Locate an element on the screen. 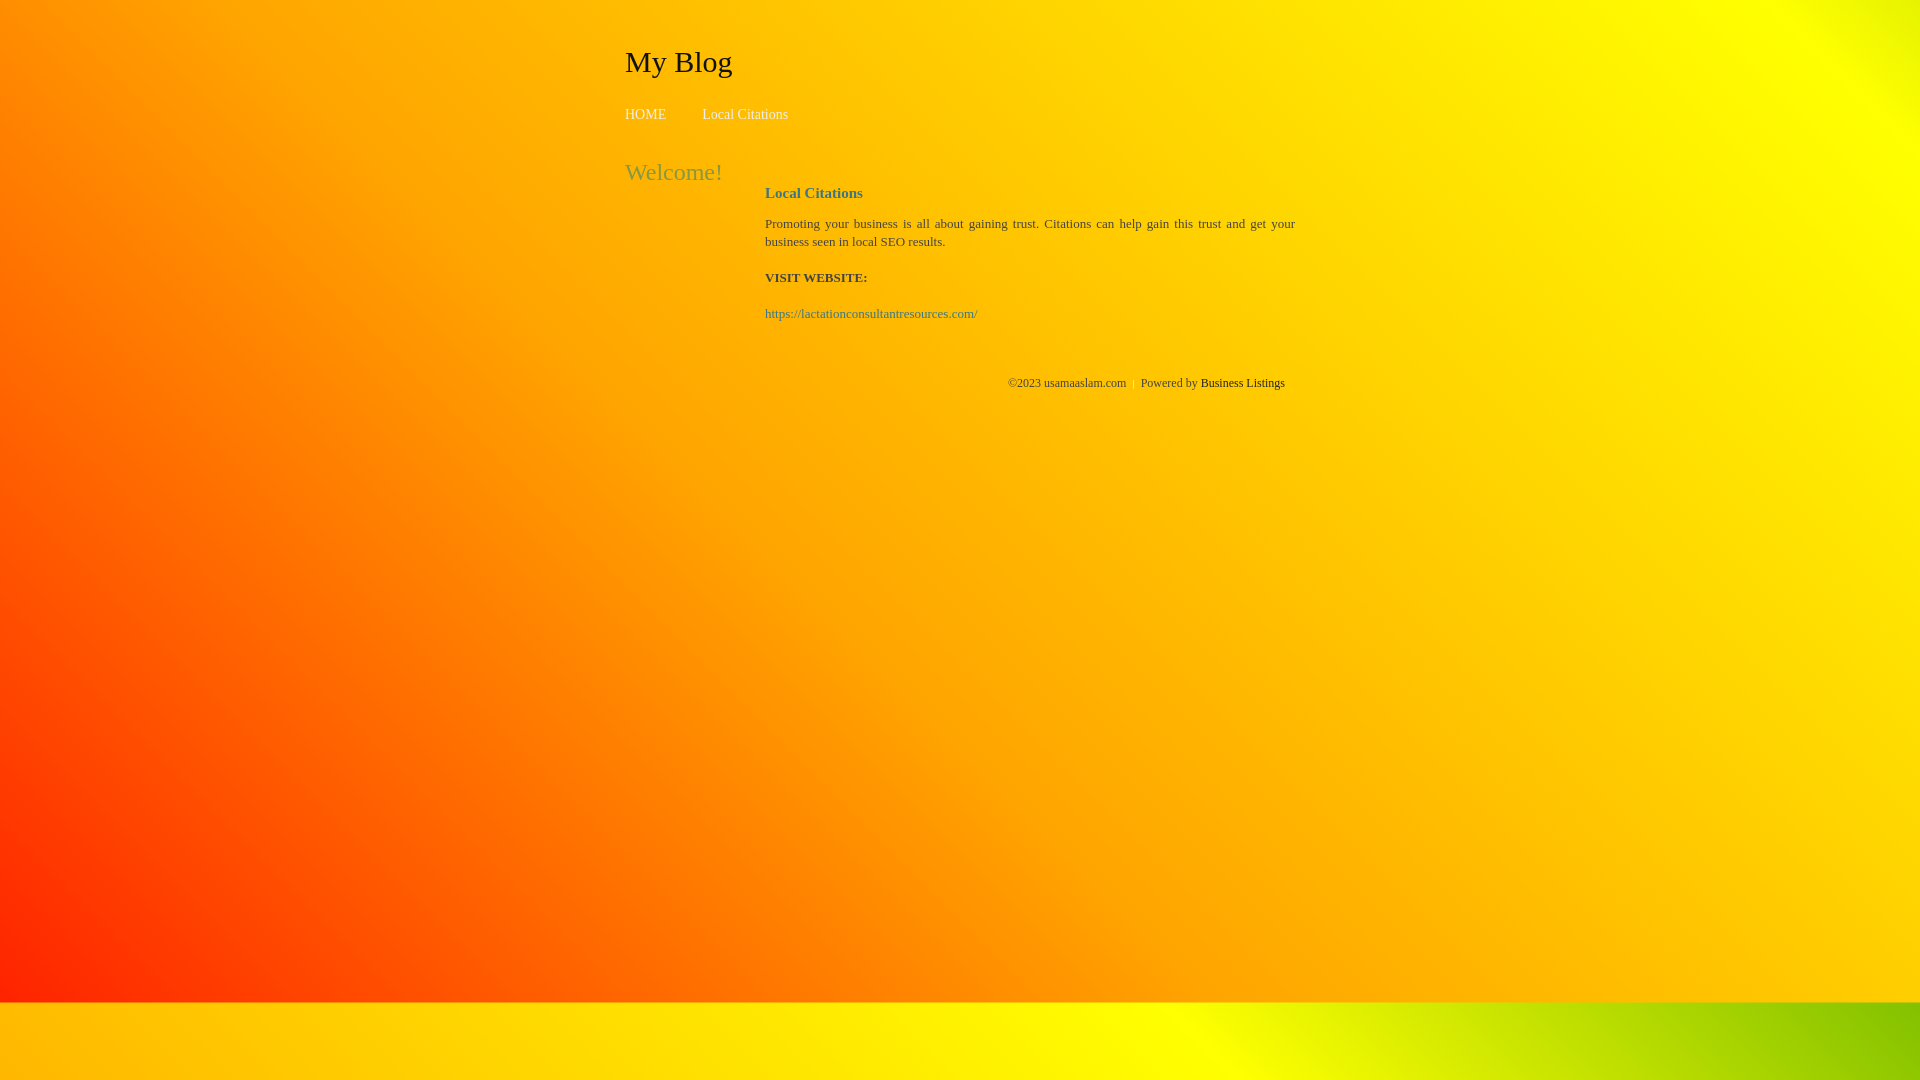  'https://lactationconsultantresources.com/' is located at coordinates (871, 313).